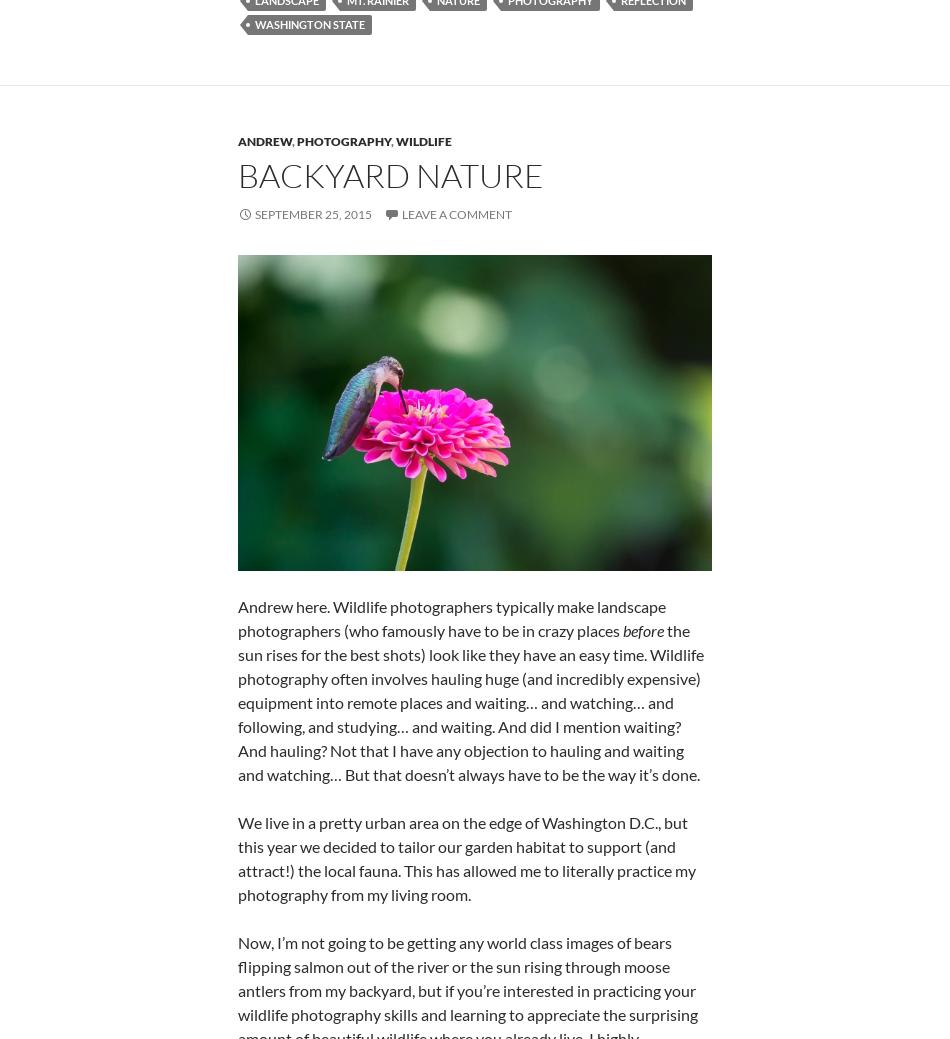 Image resolution: width=950 pixels, height=1039 pixels. What do you see at coordinates (237, 140) in the screenshot?
I see `'andrew'` at bounding box center [237, 140].